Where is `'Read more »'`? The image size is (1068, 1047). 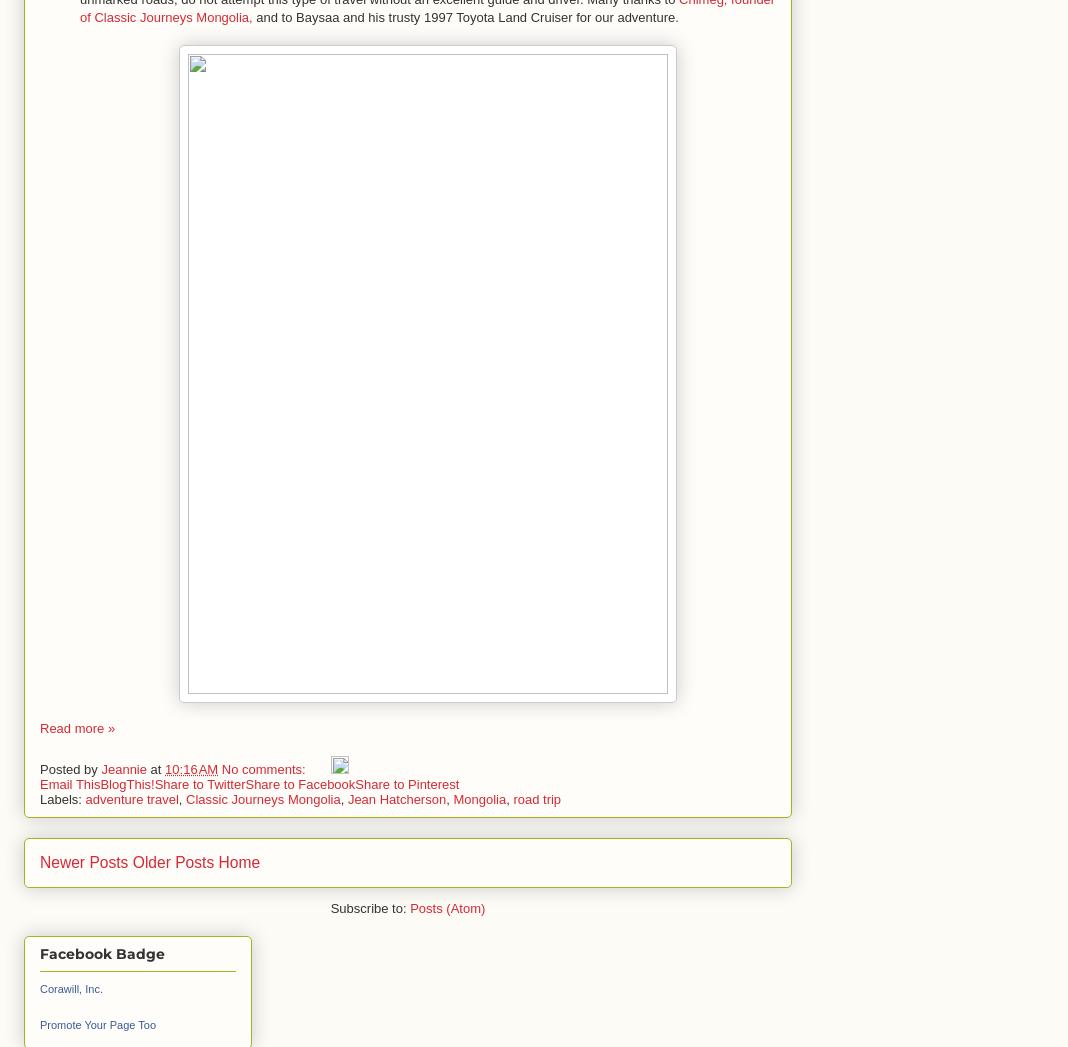
'Read more »' is located at coordinates (39, 728).